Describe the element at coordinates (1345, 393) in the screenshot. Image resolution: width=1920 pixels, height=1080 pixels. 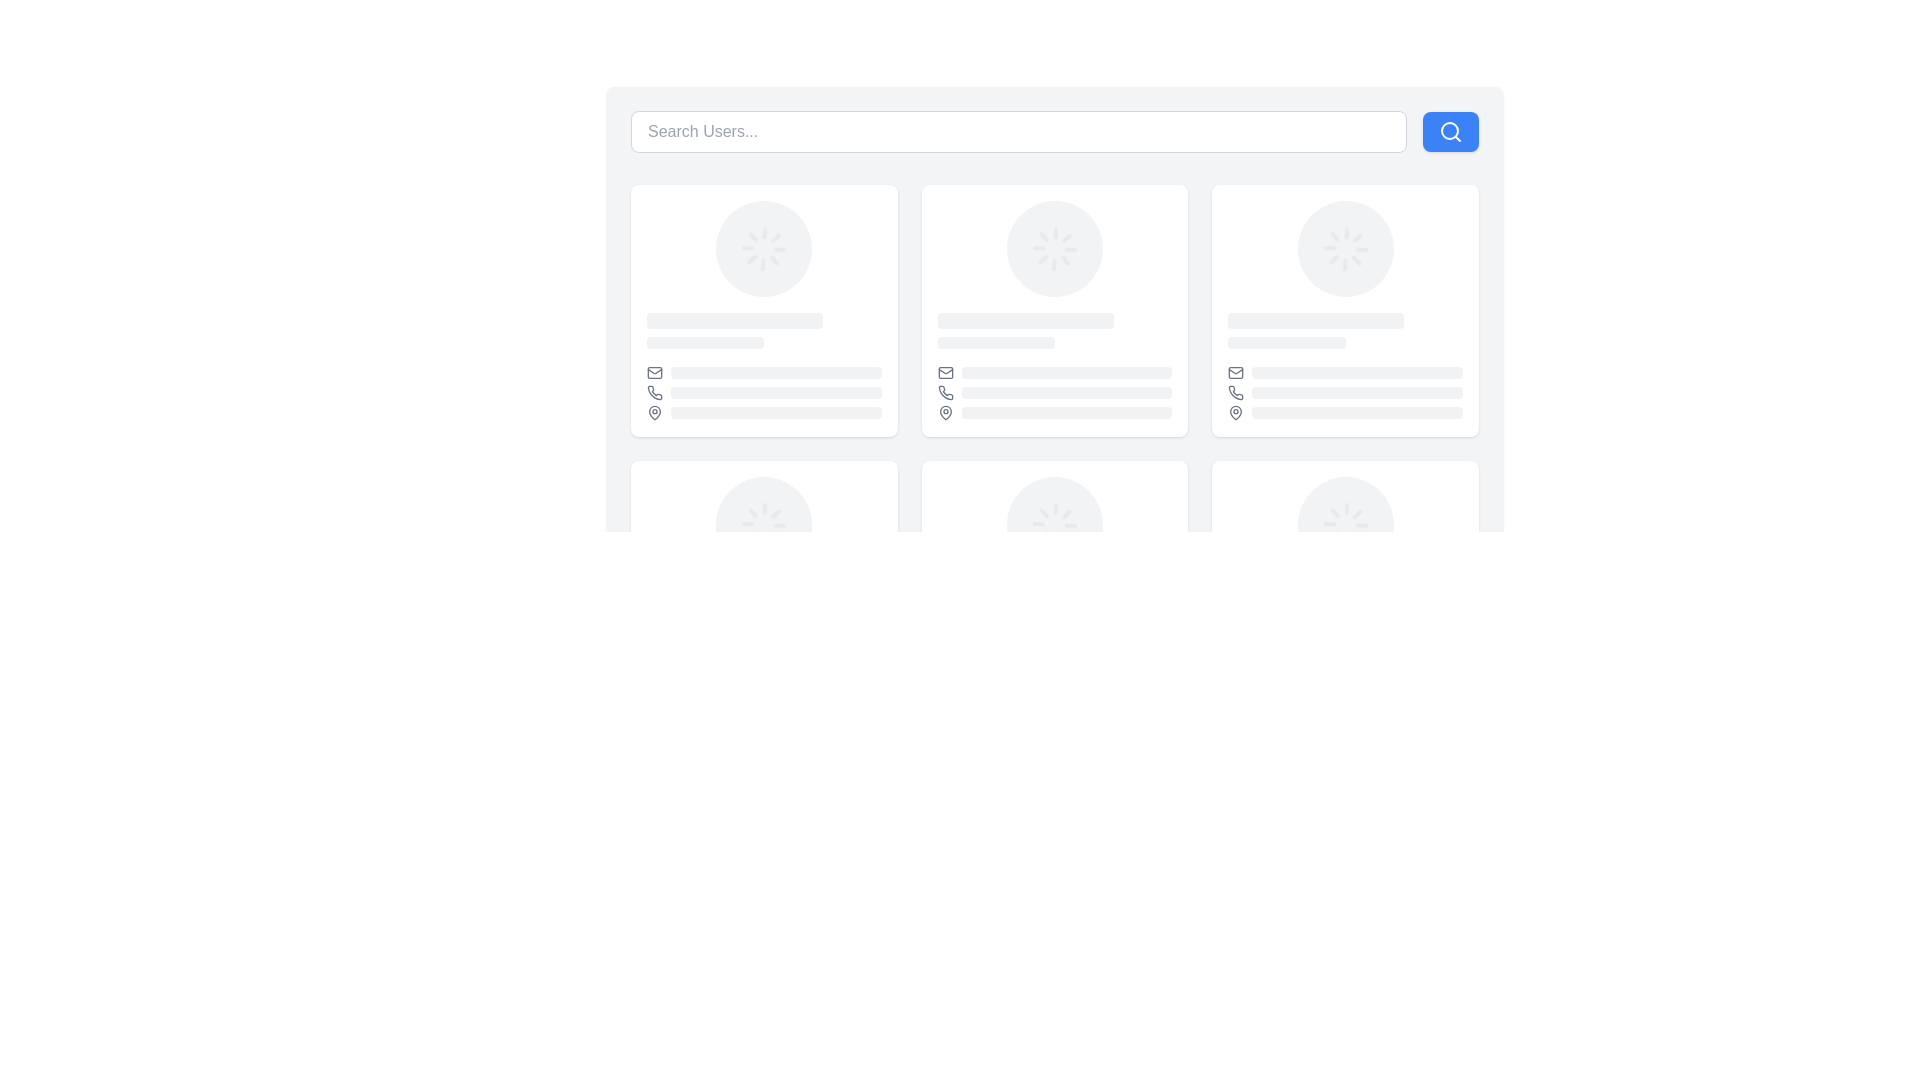
I see `the phone number placeholder in the second row of the user card when it is populated` at that location.